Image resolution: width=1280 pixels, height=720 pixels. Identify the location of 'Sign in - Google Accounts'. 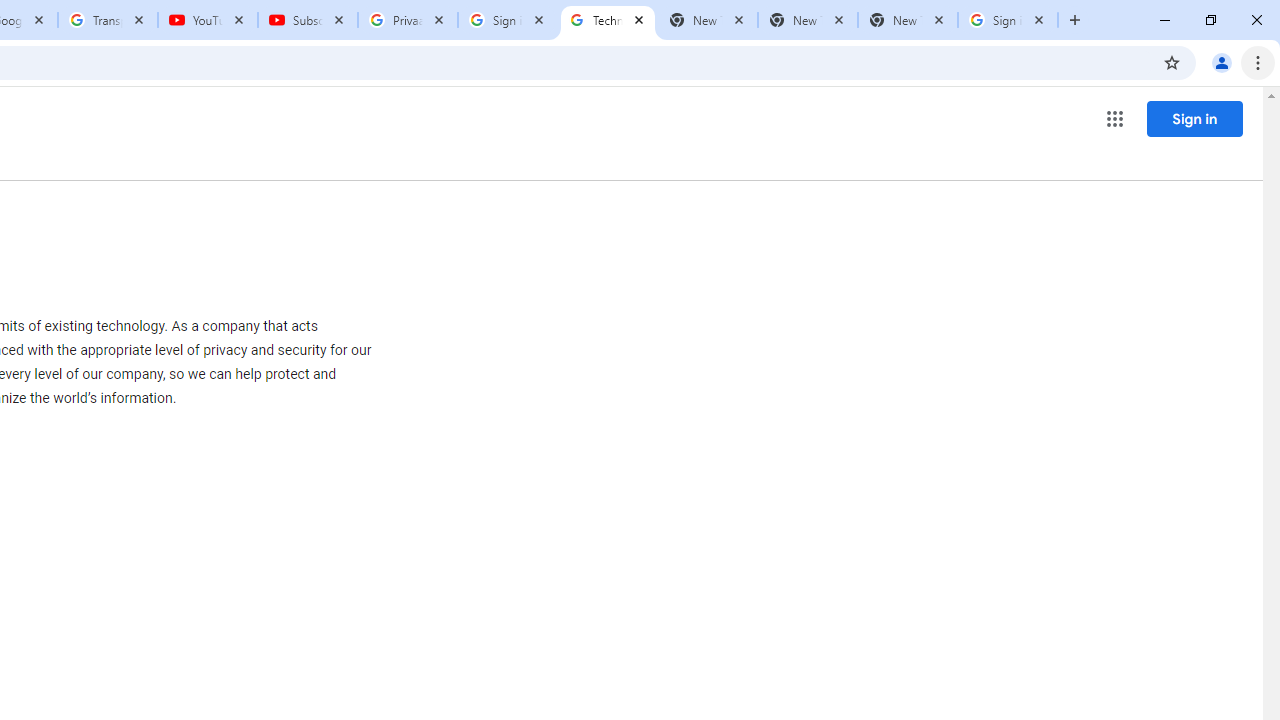
(508, 20).